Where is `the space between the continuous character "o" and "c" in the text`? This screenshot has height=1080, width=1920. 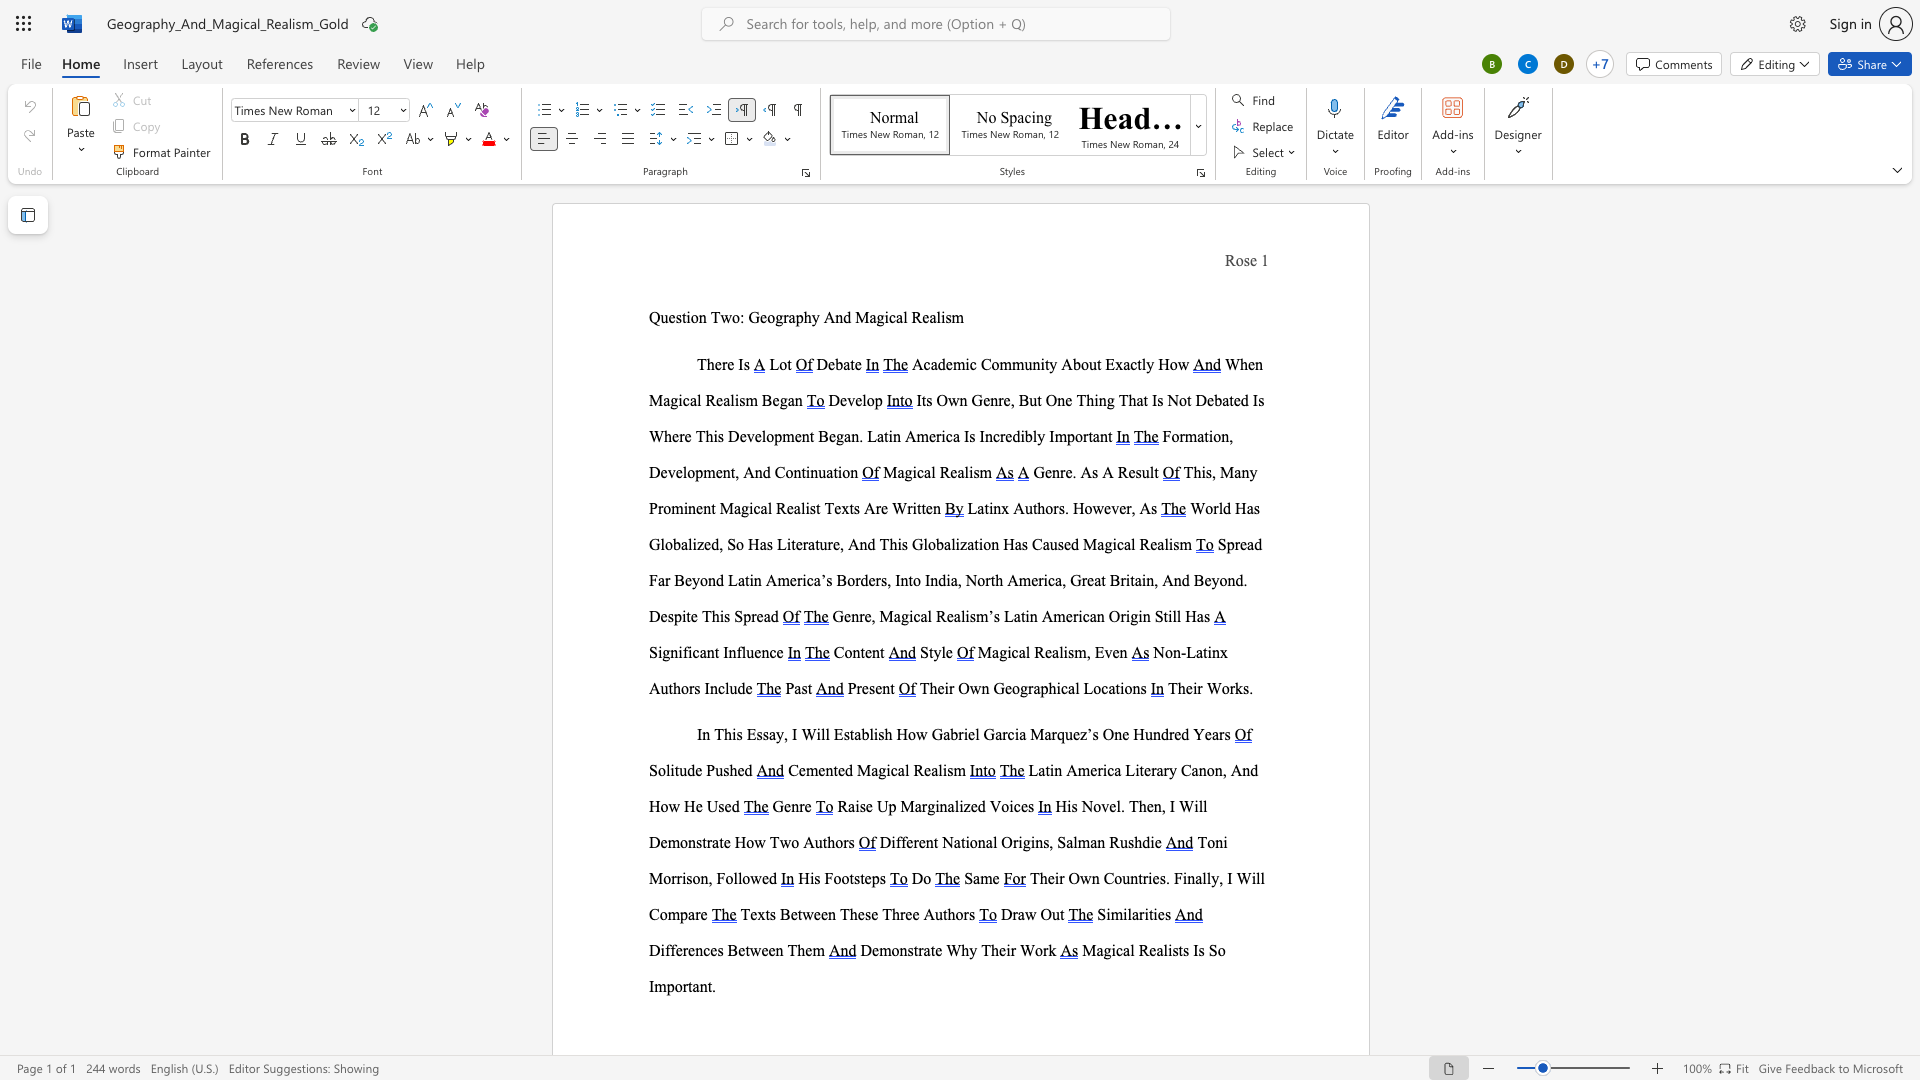
the space between the continuous character "o" and "c" in the text is located at coordinates (1100, 687).